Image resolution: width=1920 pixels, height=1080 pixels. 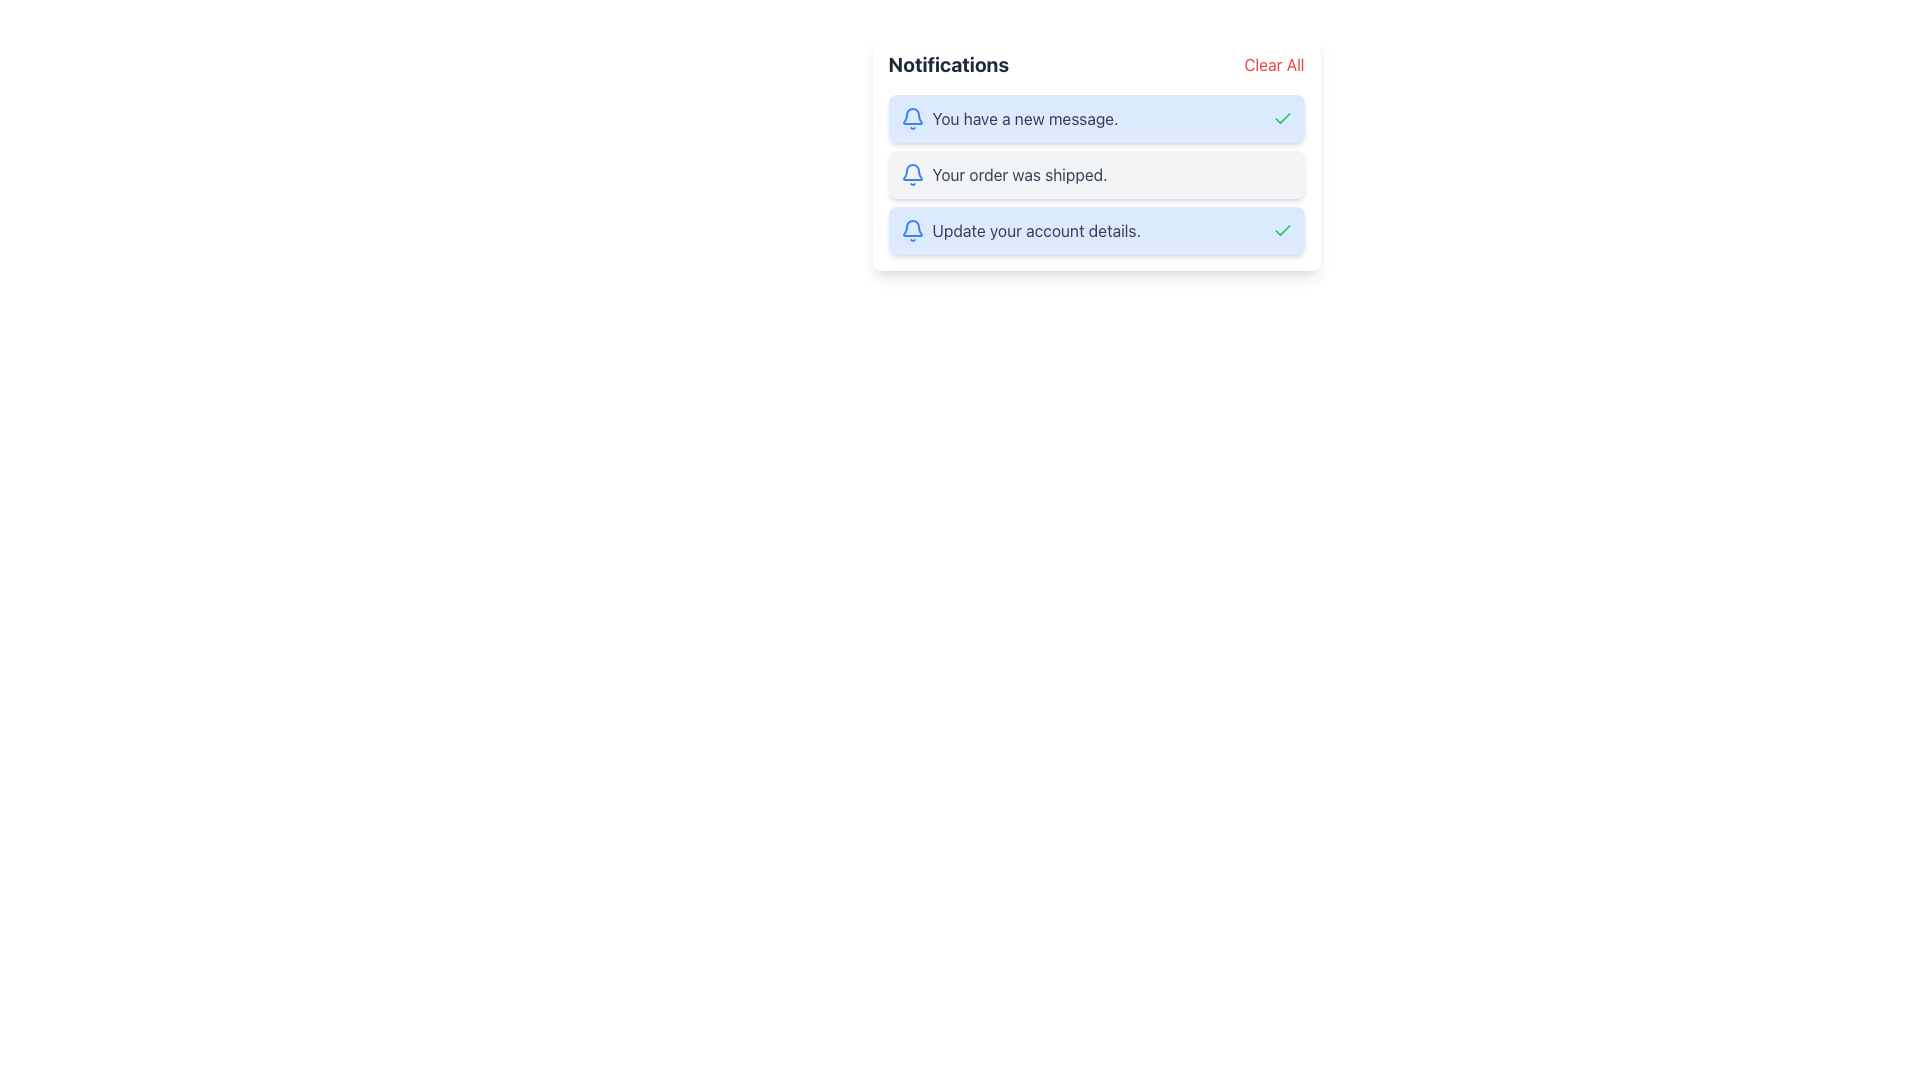 I want to click on the blue bell icon in the notification card that indicates notifications, positioned to the left of the text 'Update your account details.', so click(x=911, y=230).